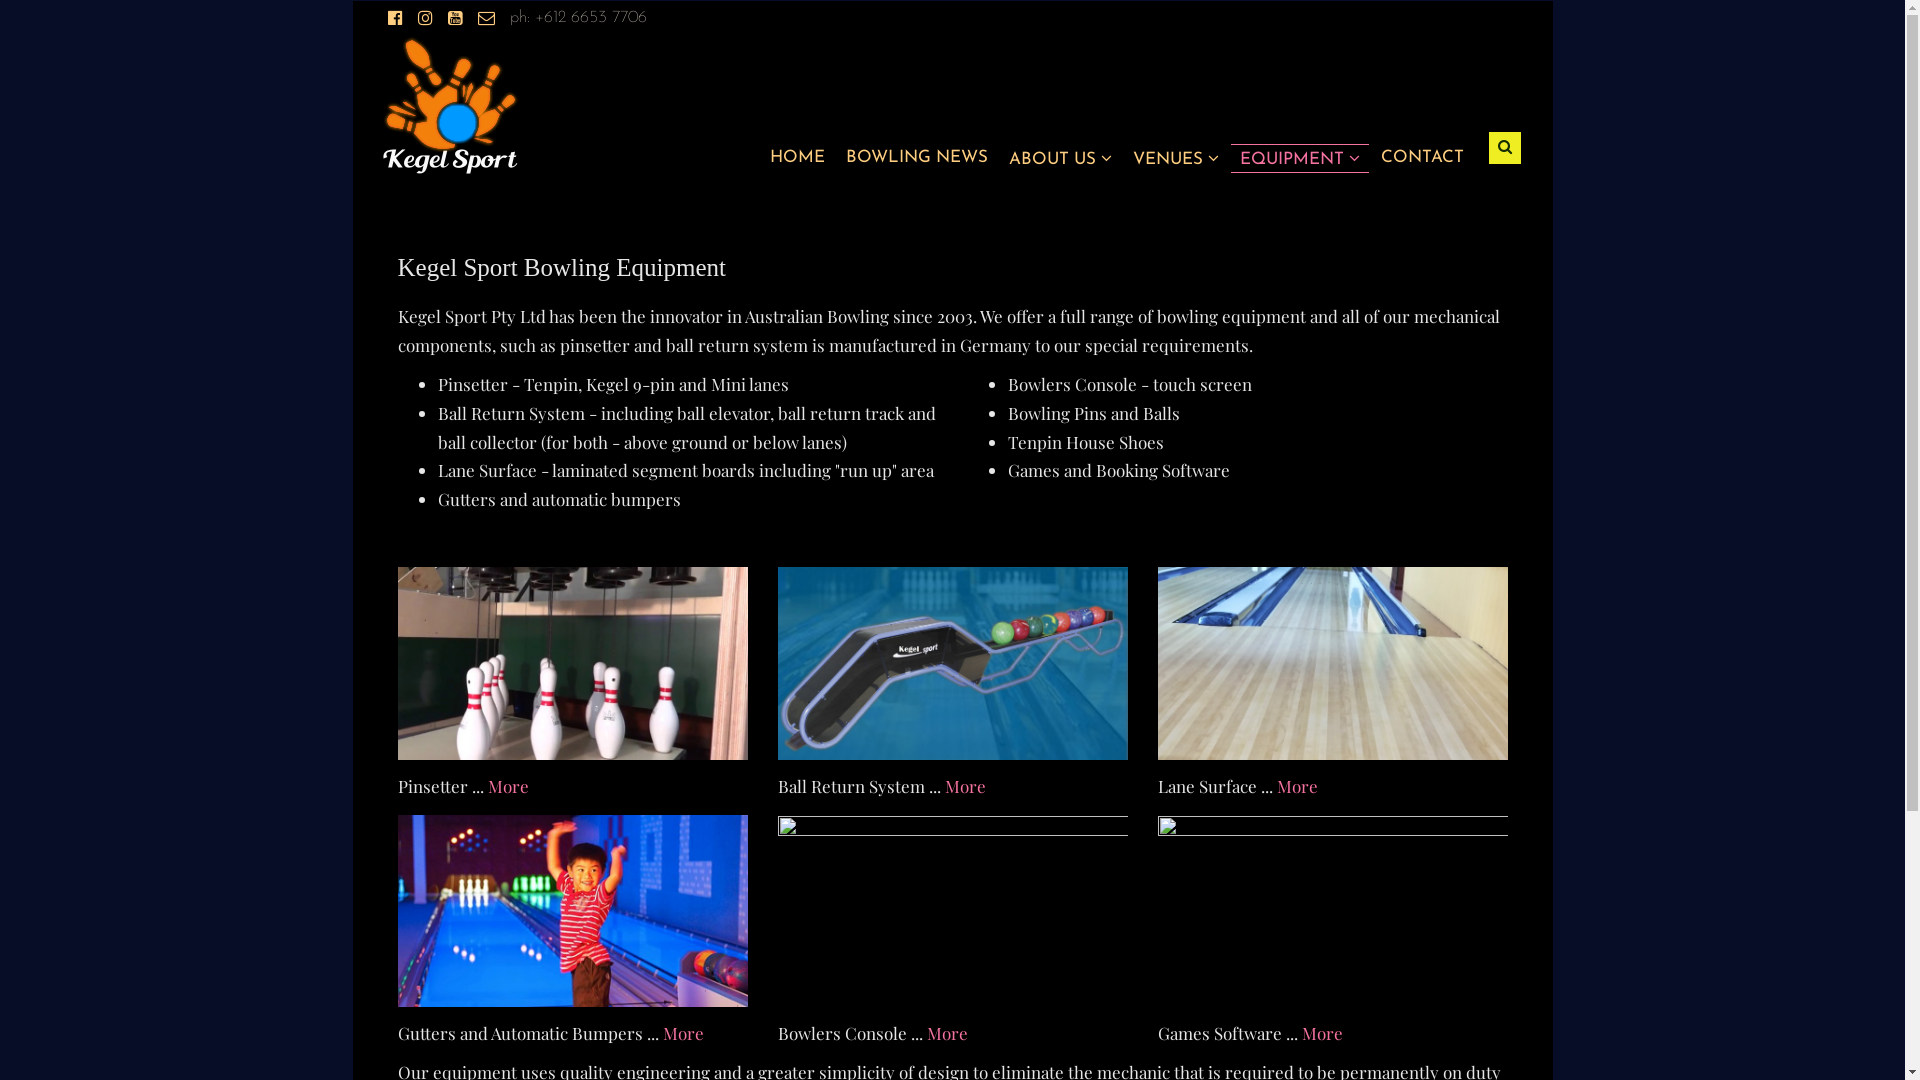 The width and height of the screenshot is (1920, 1080). I want to click on 'Automatic Bumpers', so click(571, 911).